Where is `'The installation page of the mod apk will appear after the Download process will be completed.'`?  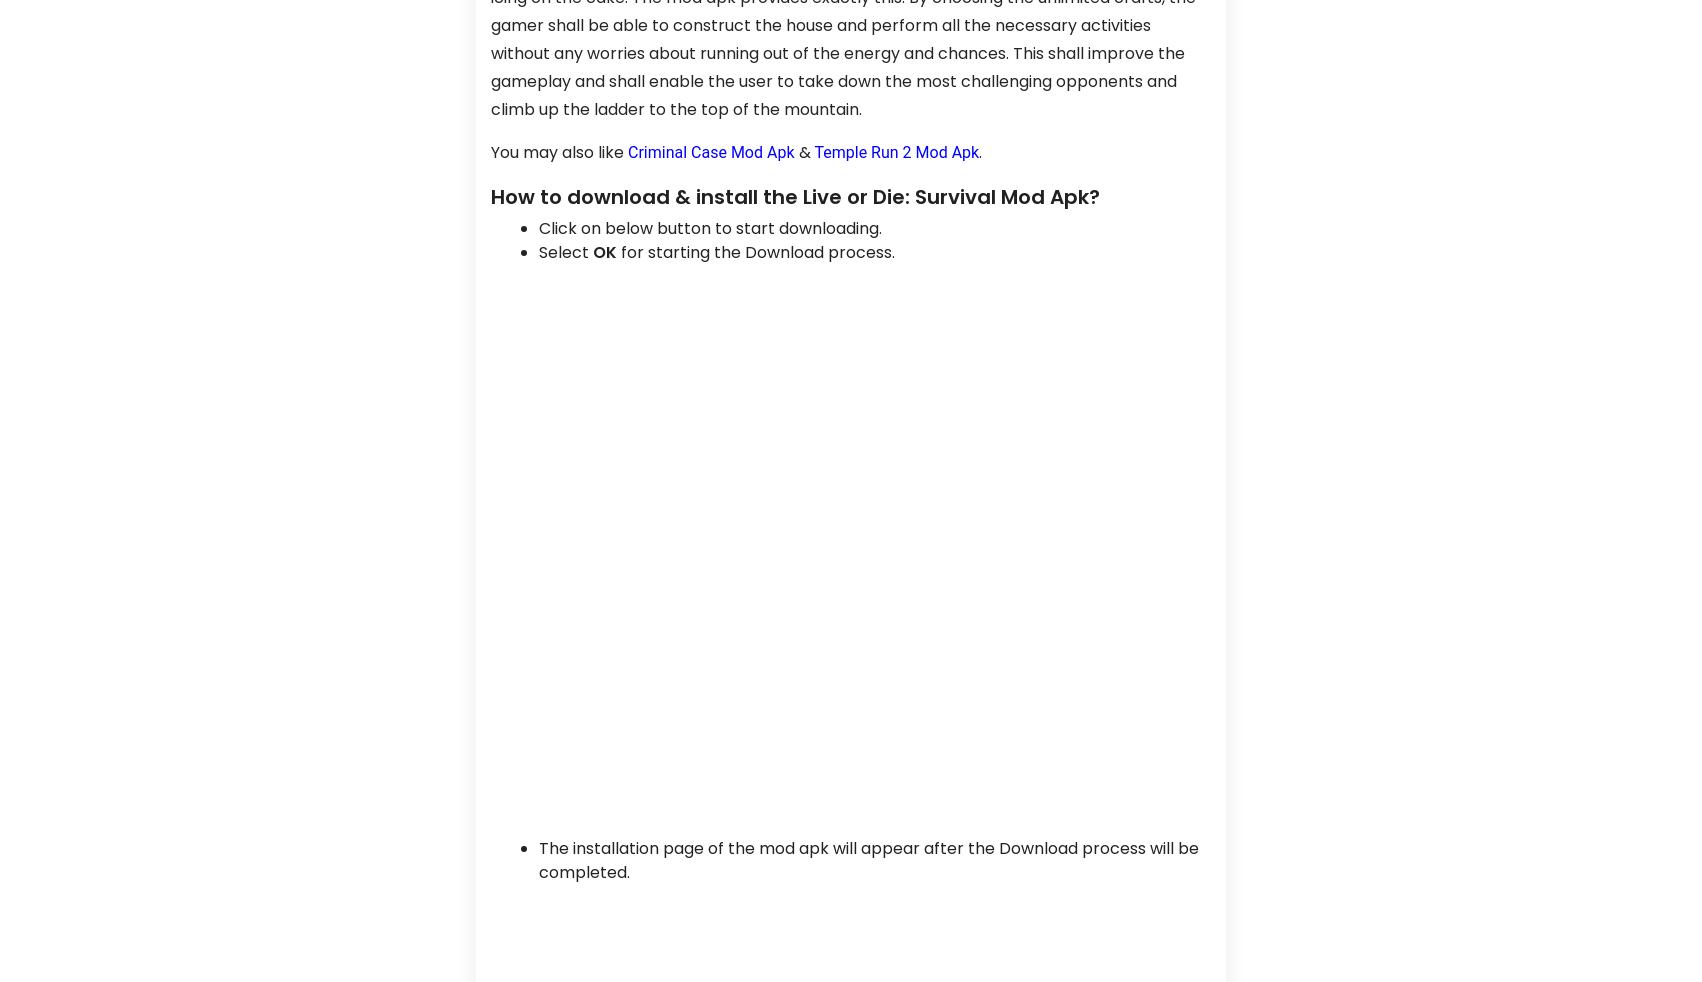 'The installation page of the mod apk will appear after the Download process will be completed.' is located at coordinates (869, 859).